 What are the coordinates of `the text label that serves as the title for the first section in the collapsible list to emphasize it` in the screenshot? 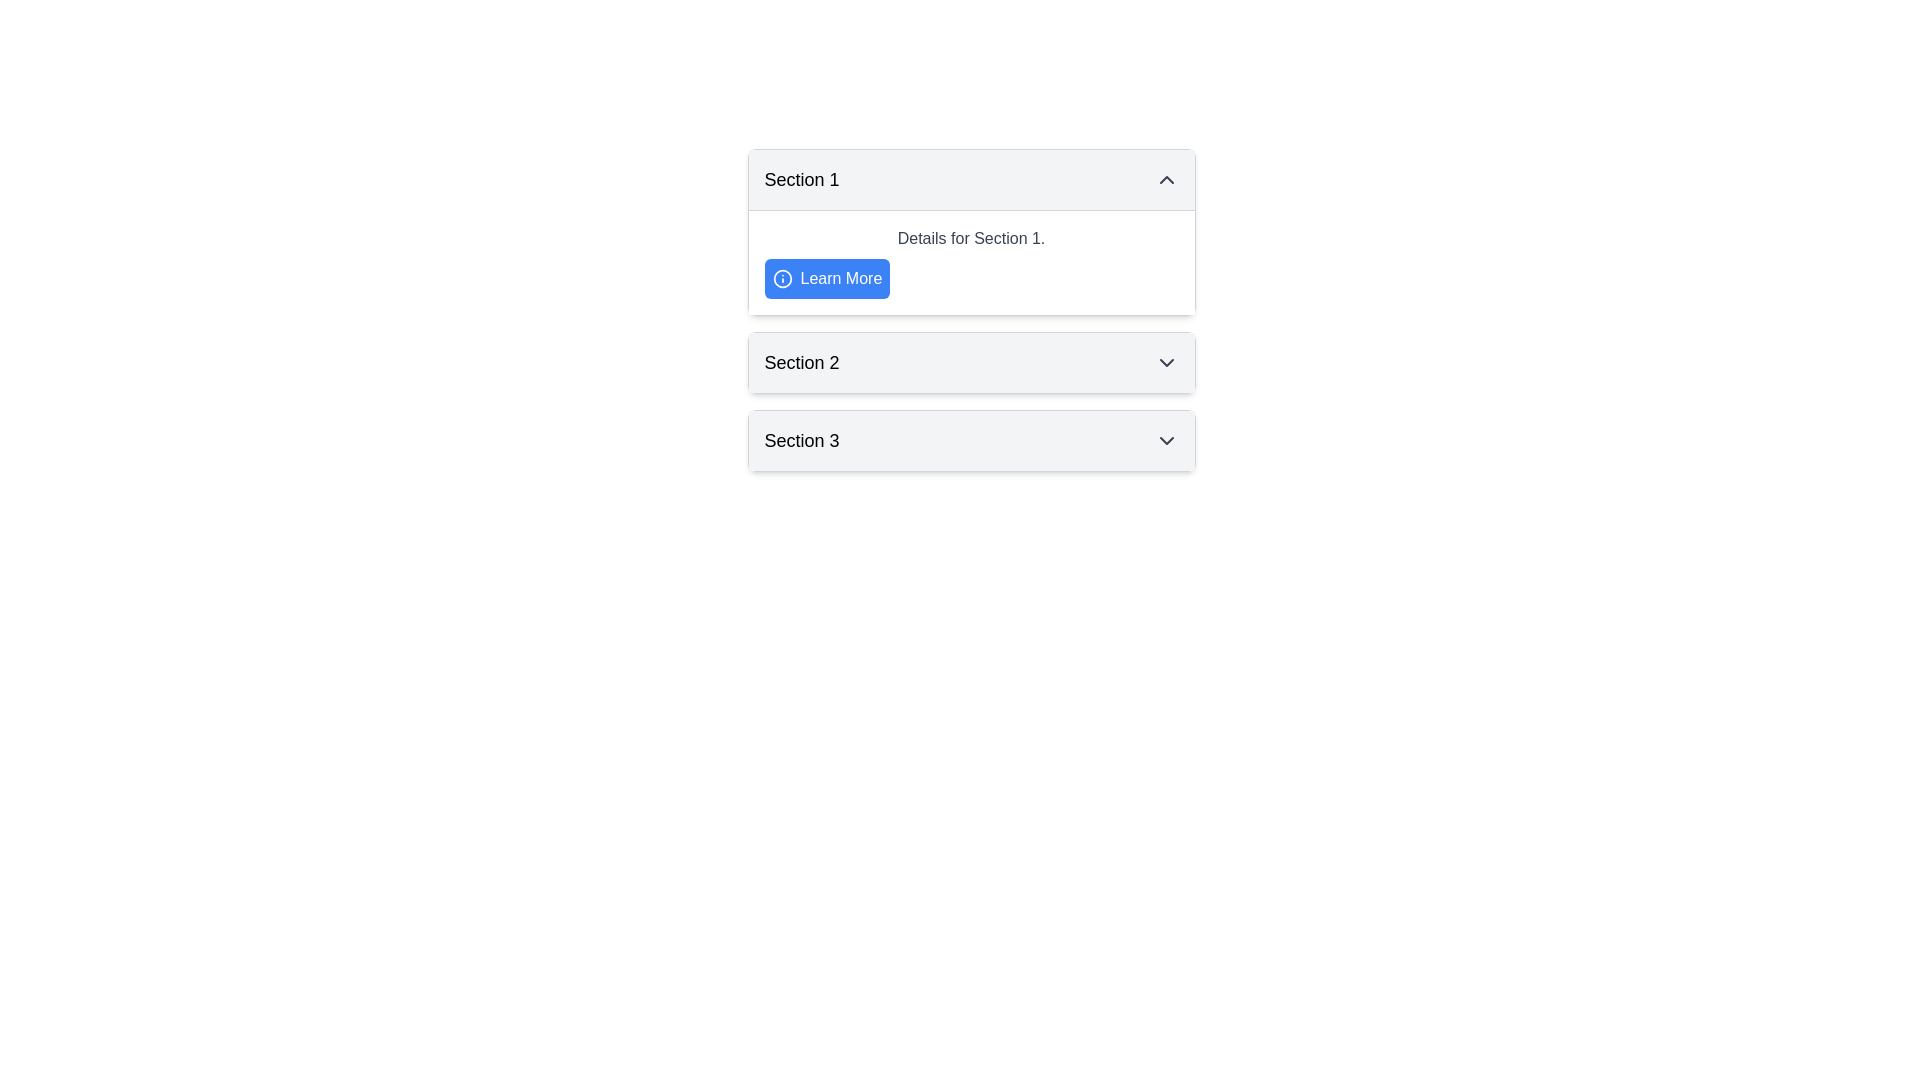 It's located at (801, 180).